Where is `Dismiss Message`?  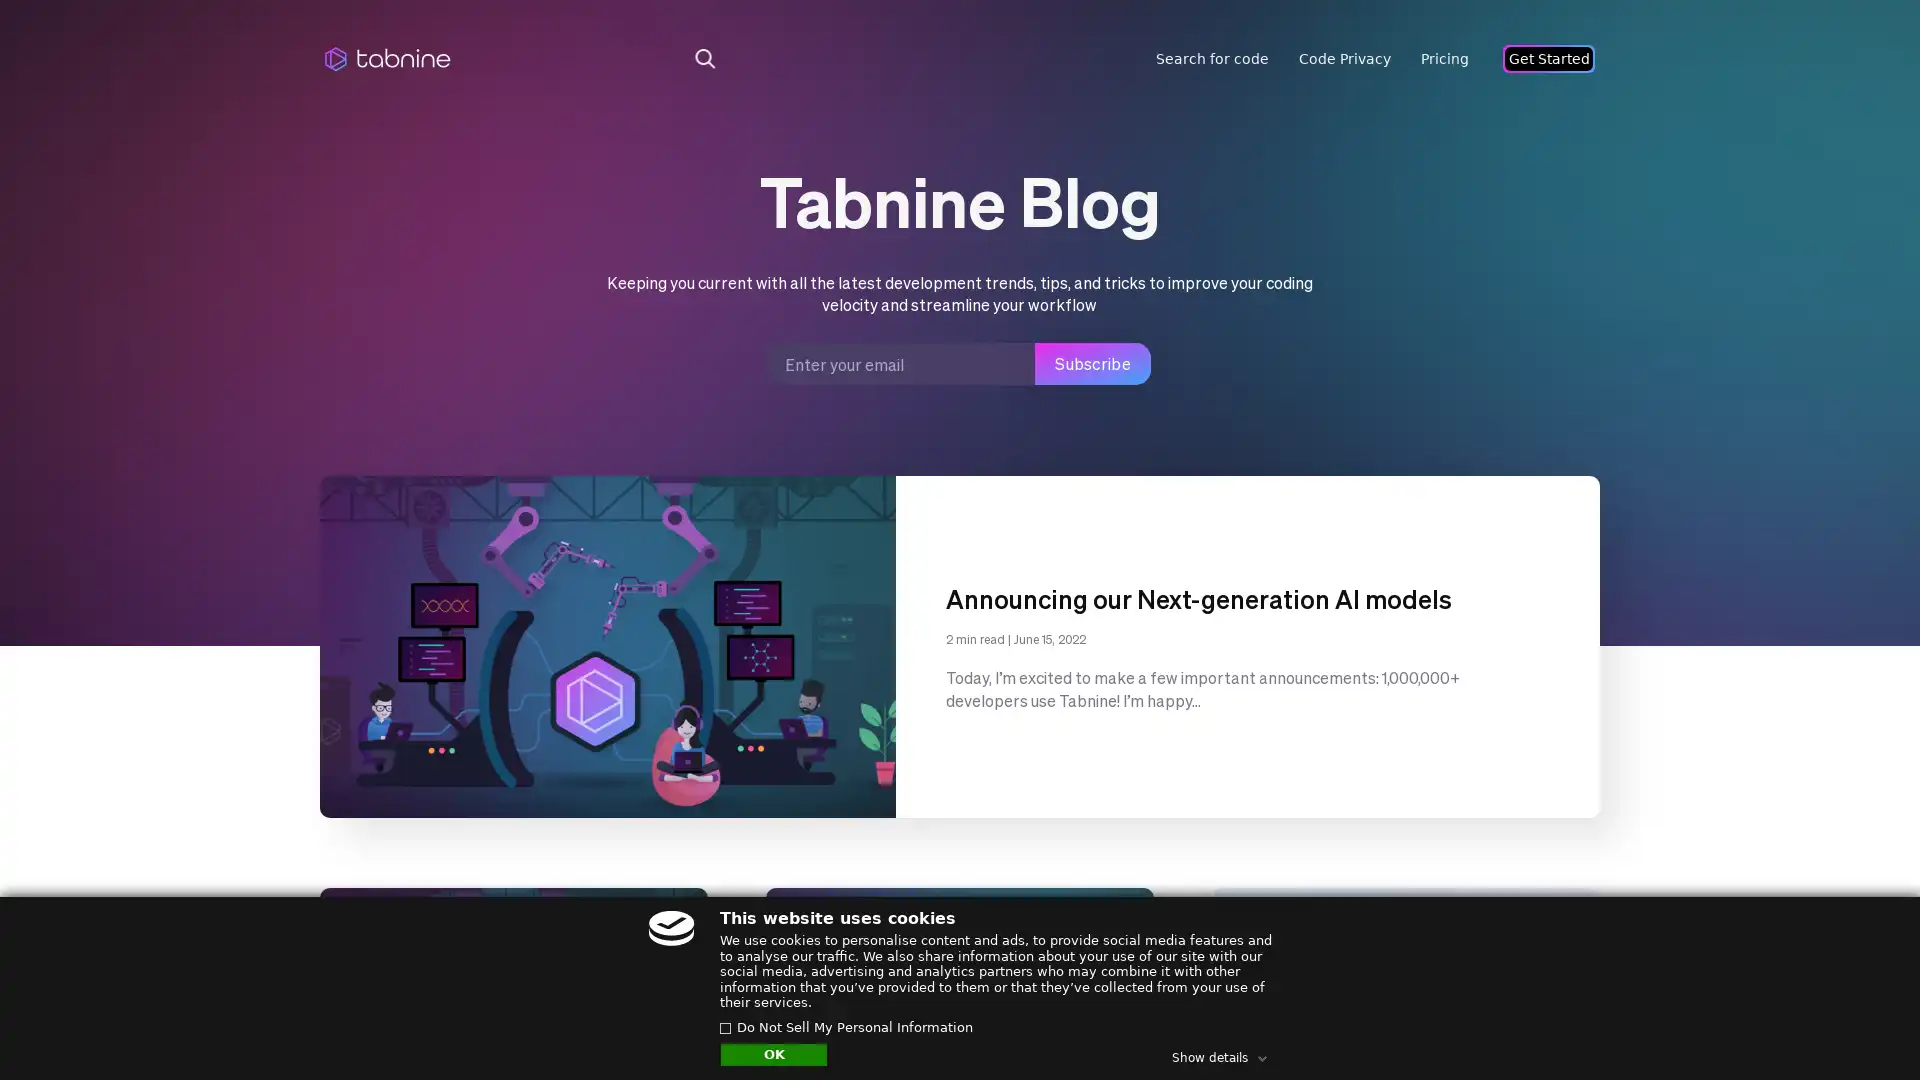
Dismiss Message is located at coordinates (1815, 1003).